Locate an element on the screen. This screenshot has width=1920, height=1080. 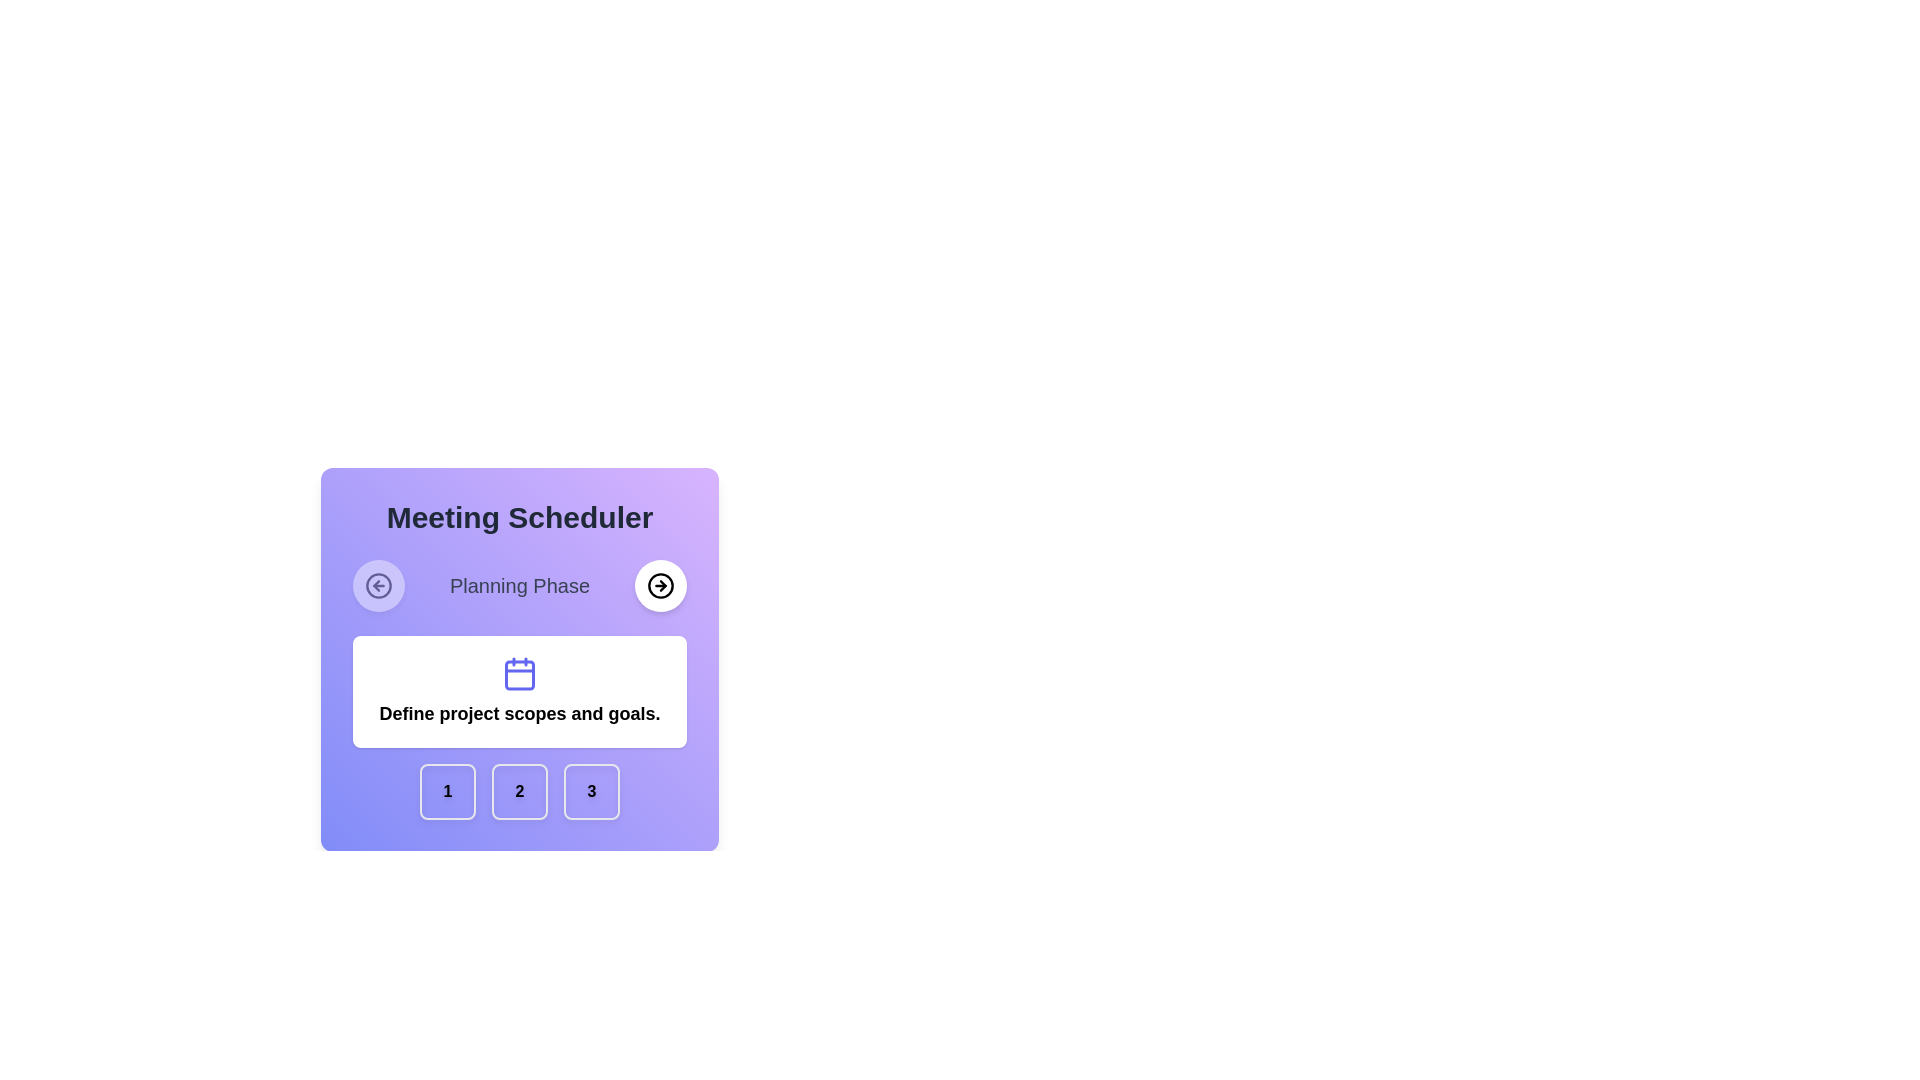
the last button in the sequence for selecting the third step in the project scope definition process is located at coordinates (590, 790).